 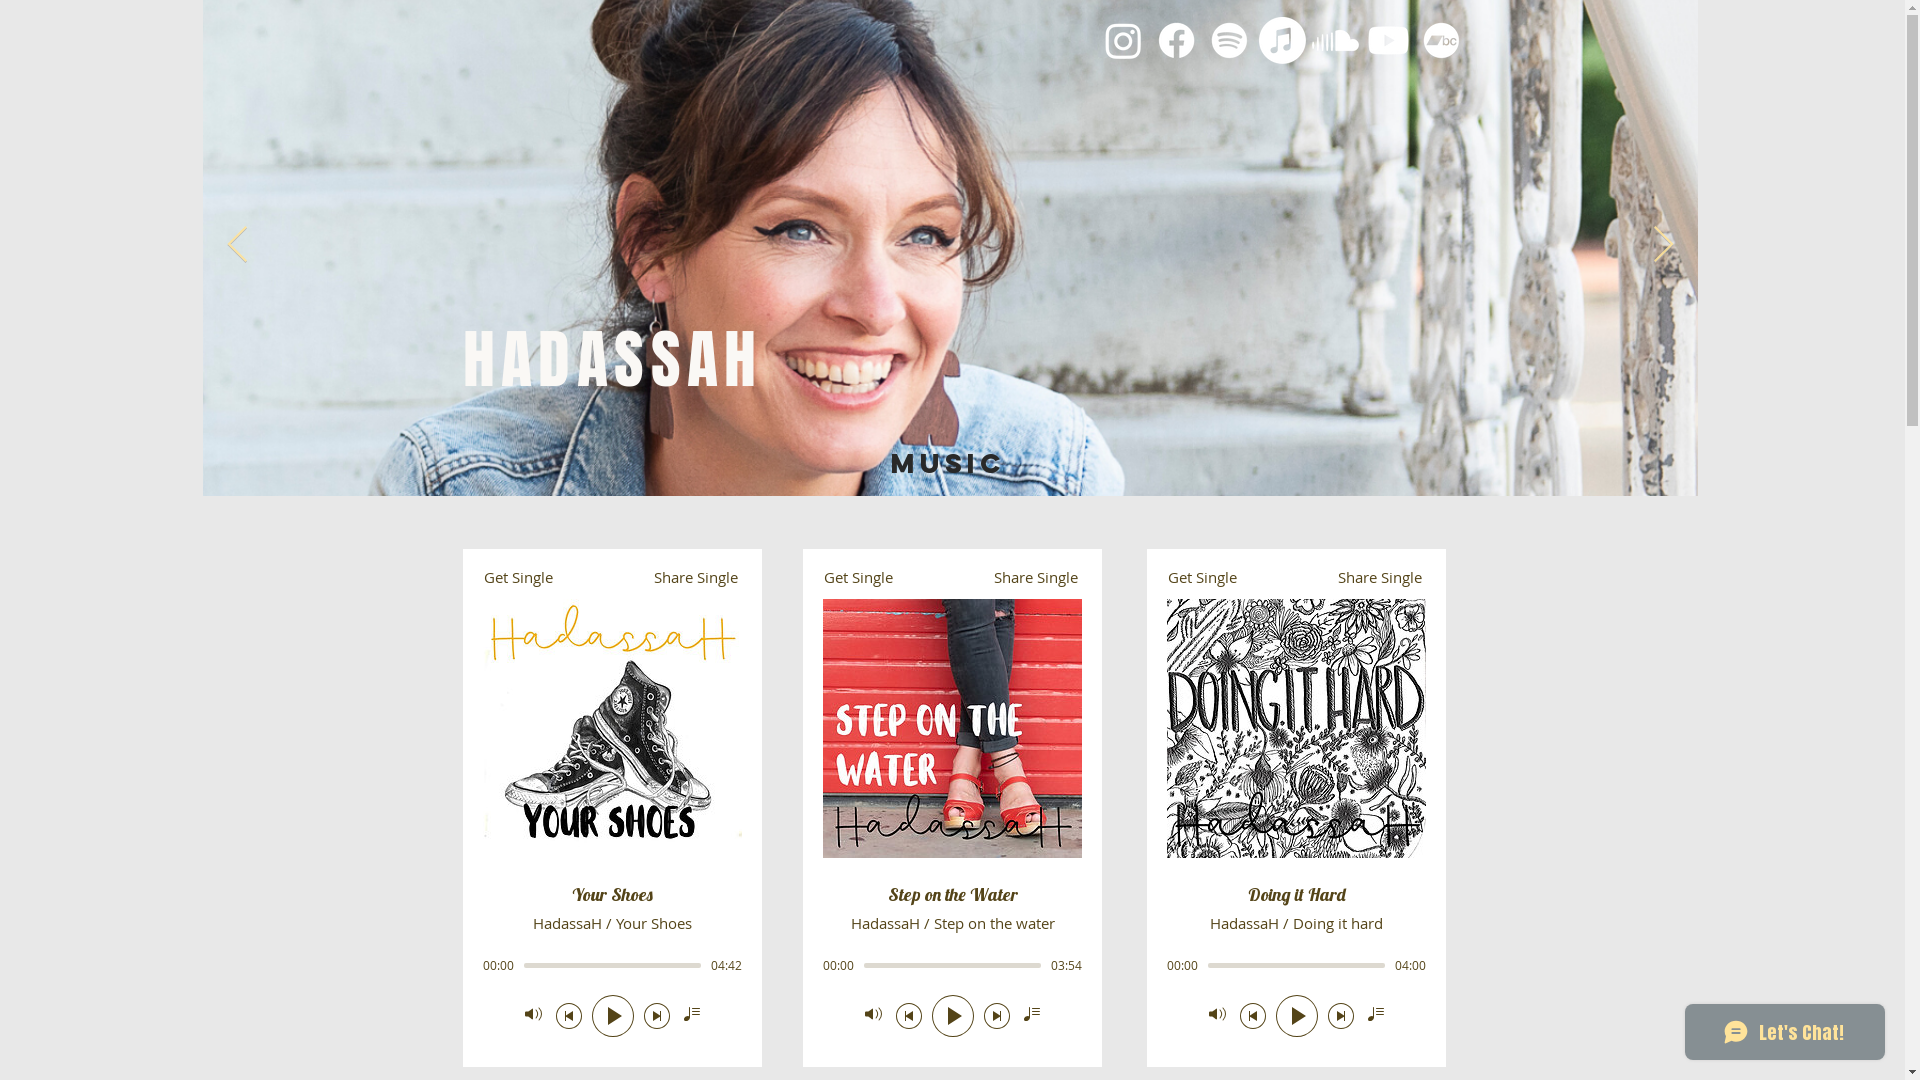 I want to click on 'Wix Music', so click(x=610, y=806).